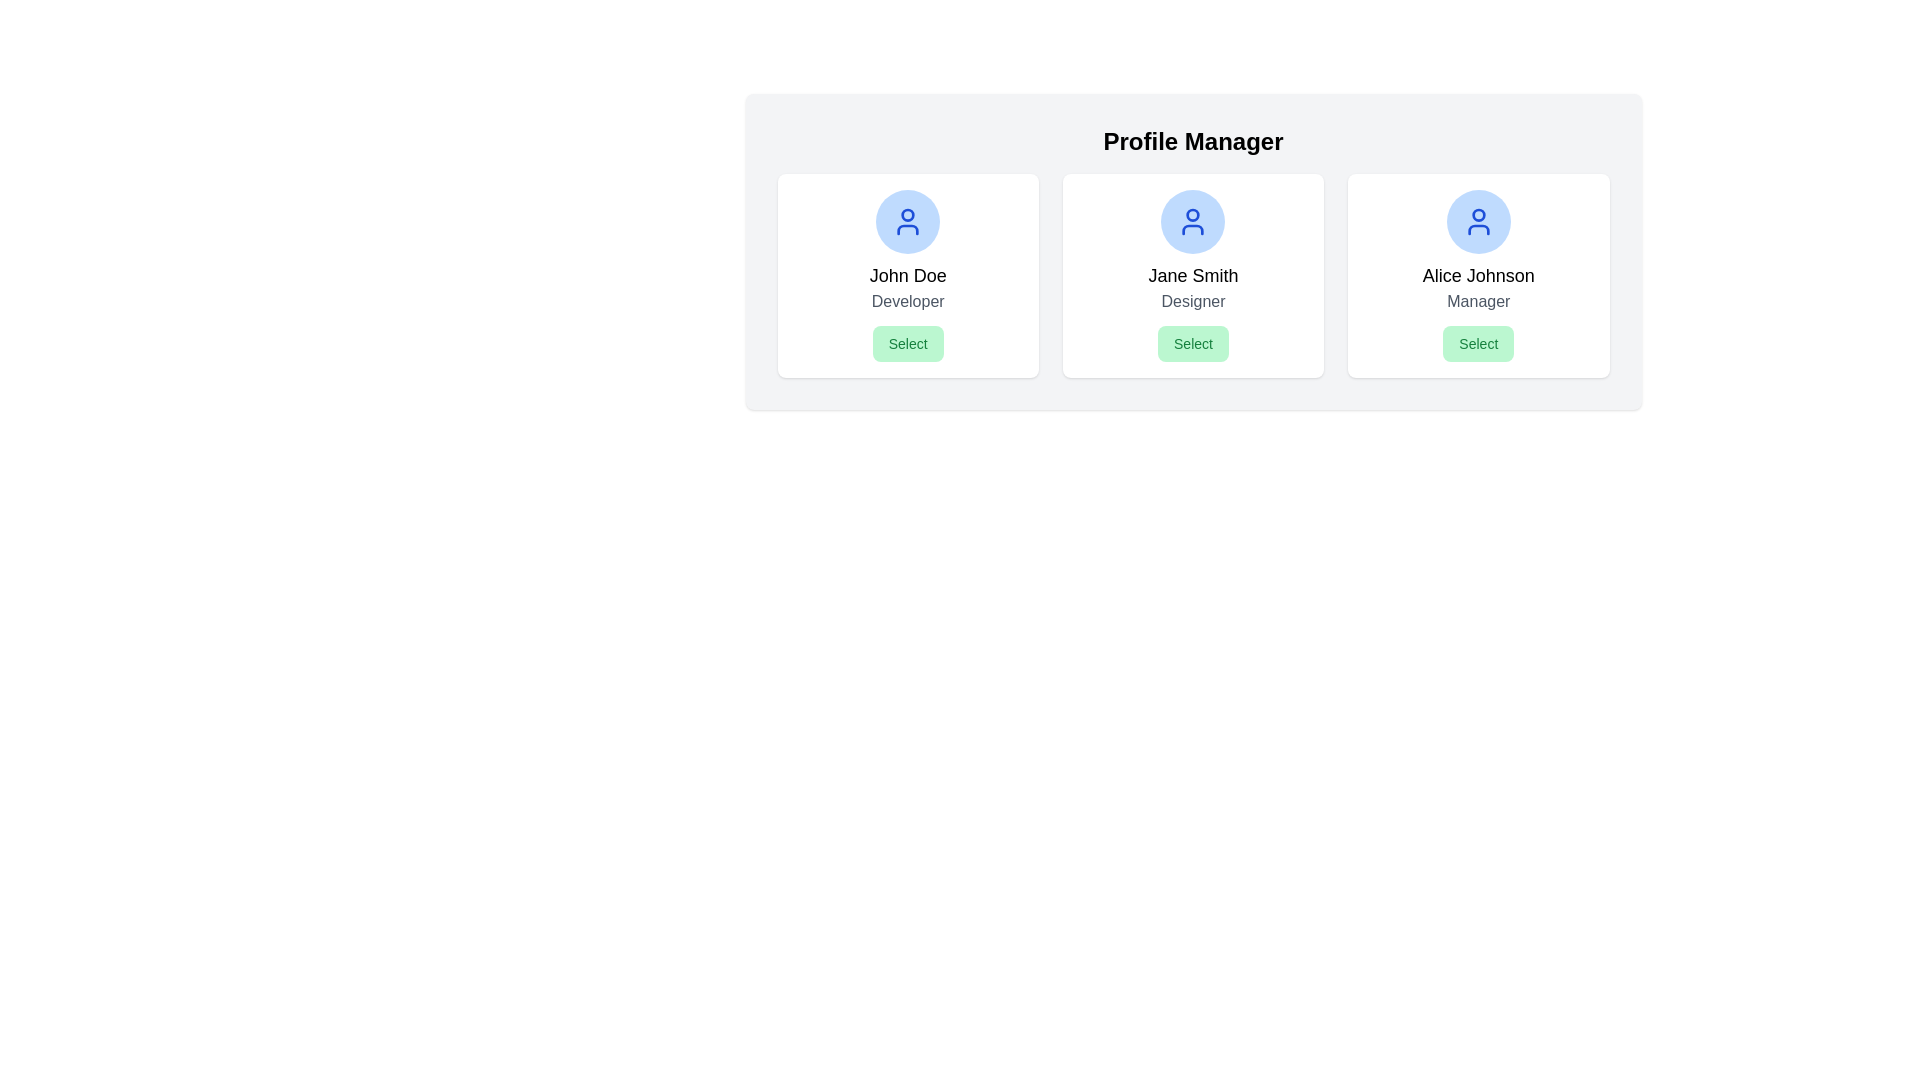  I want to click on the Profile card for 'John Doe', which contains a profile avatar, the name in bold, the role in gray, and a green 'Select' button at the bottom, so click(907, 276).